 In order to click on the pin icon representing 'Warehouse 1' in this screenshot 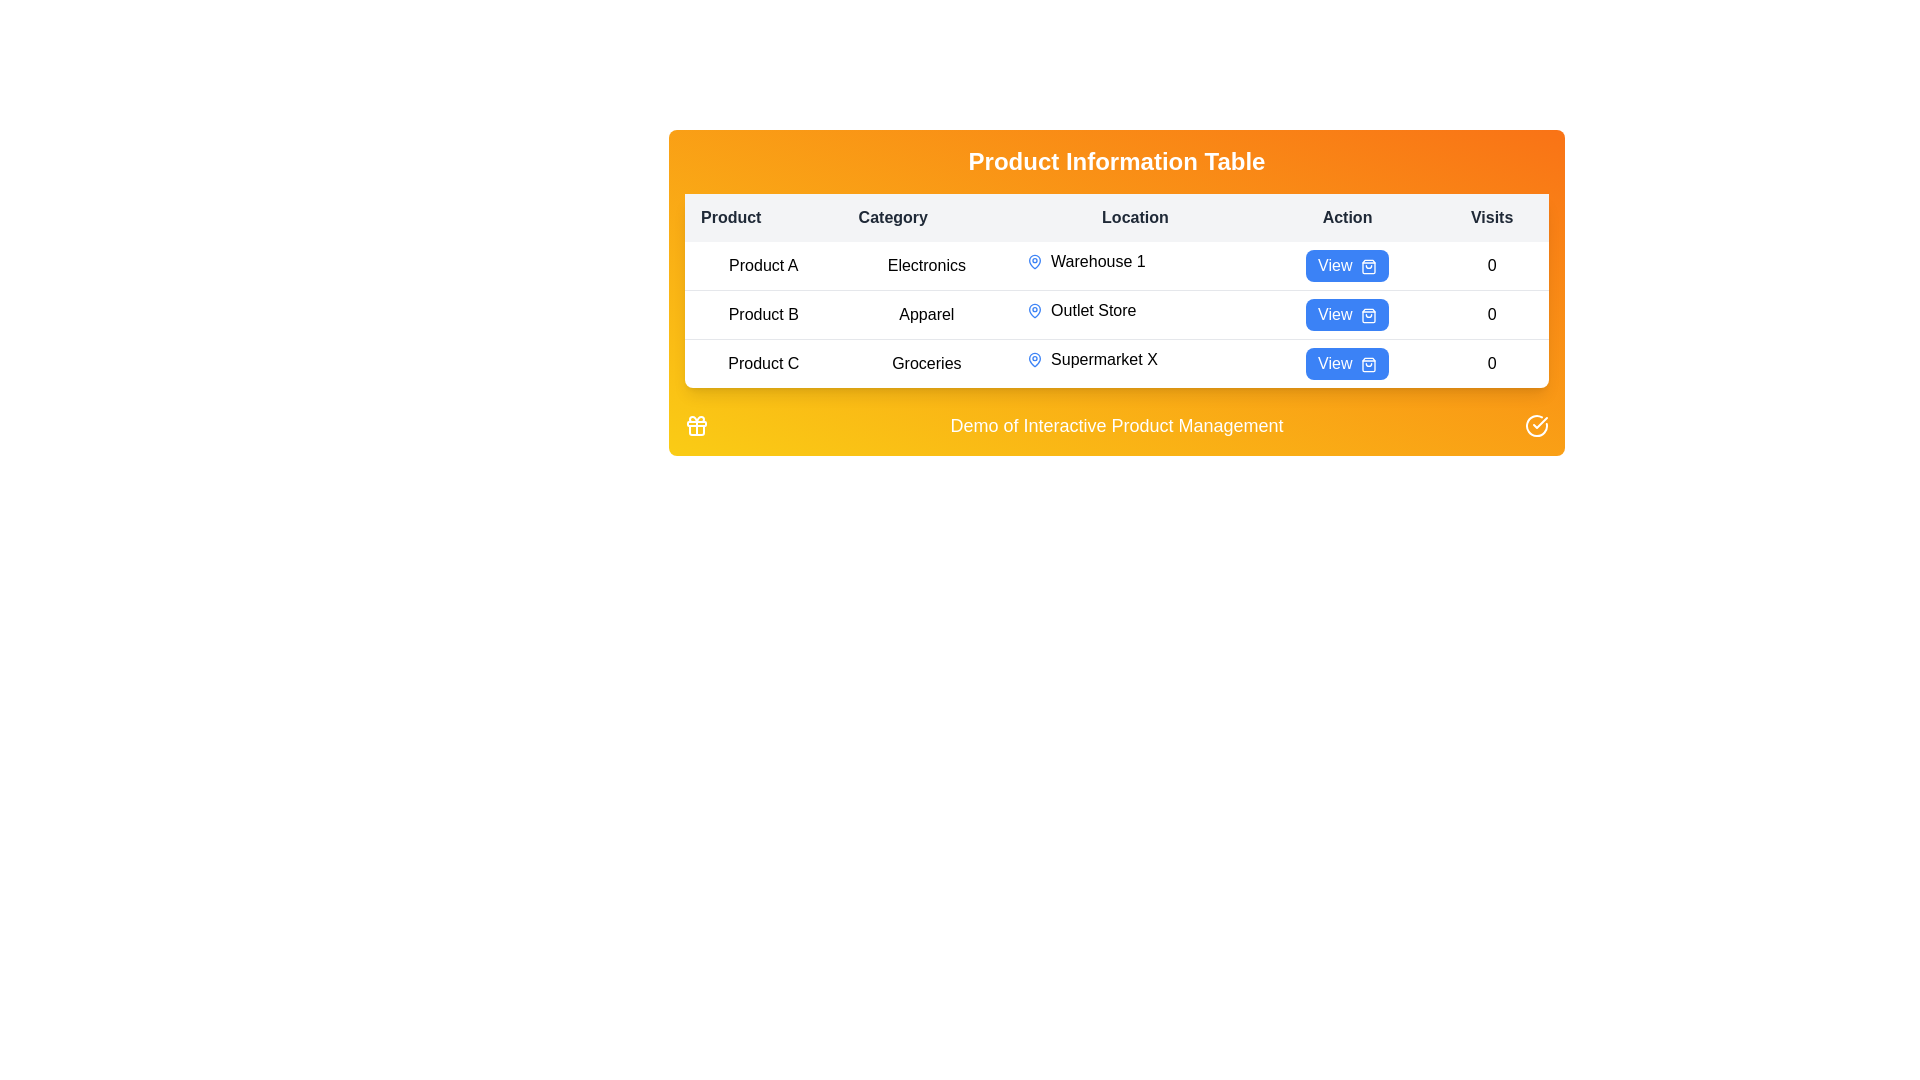, I will do `click(1035, 261)`.